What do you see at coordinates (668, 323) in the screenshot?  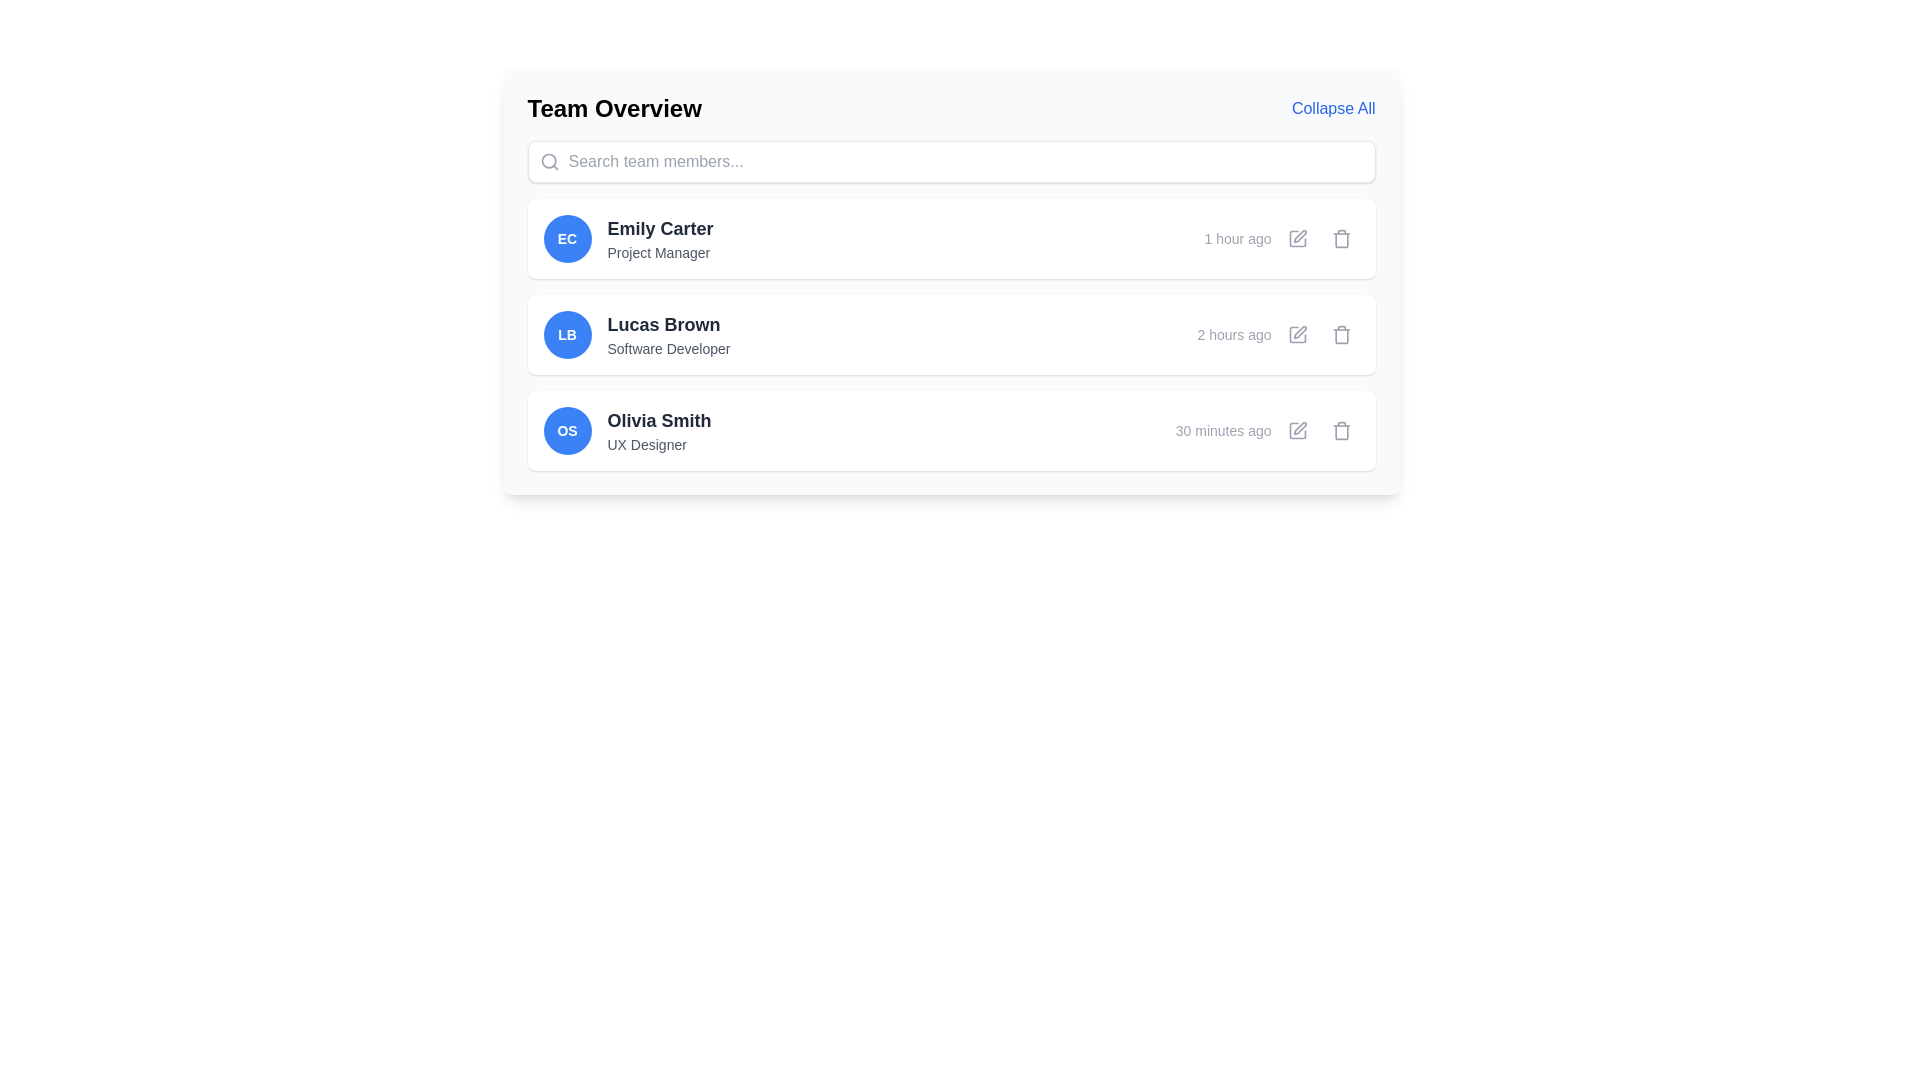 I see `the bold dark gray text label reading 'Lucas Brown' located in the second list item of the 'Team Overview', positioned above the role description 'Software Developer'` at bounding box center [668, 323].